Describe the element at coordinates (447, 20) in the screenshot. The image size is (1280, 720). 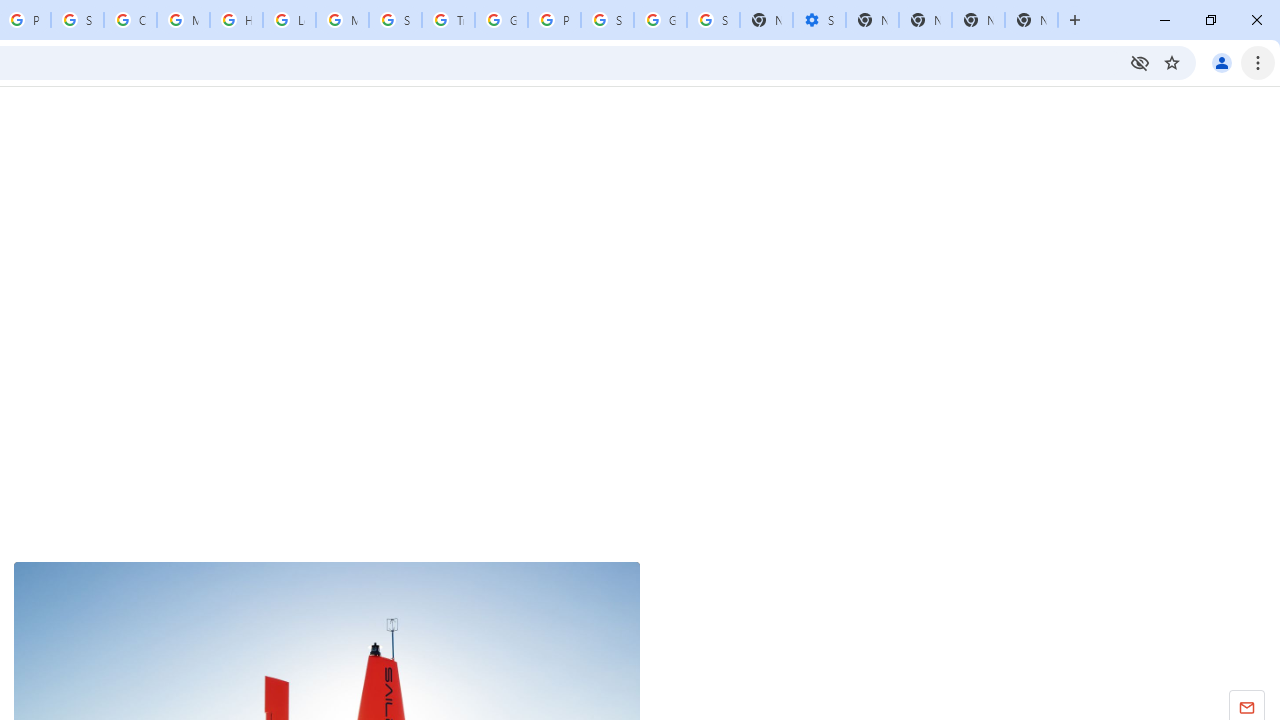
I see `'Trusted Information and Content - Google Safety Center'` at that location.